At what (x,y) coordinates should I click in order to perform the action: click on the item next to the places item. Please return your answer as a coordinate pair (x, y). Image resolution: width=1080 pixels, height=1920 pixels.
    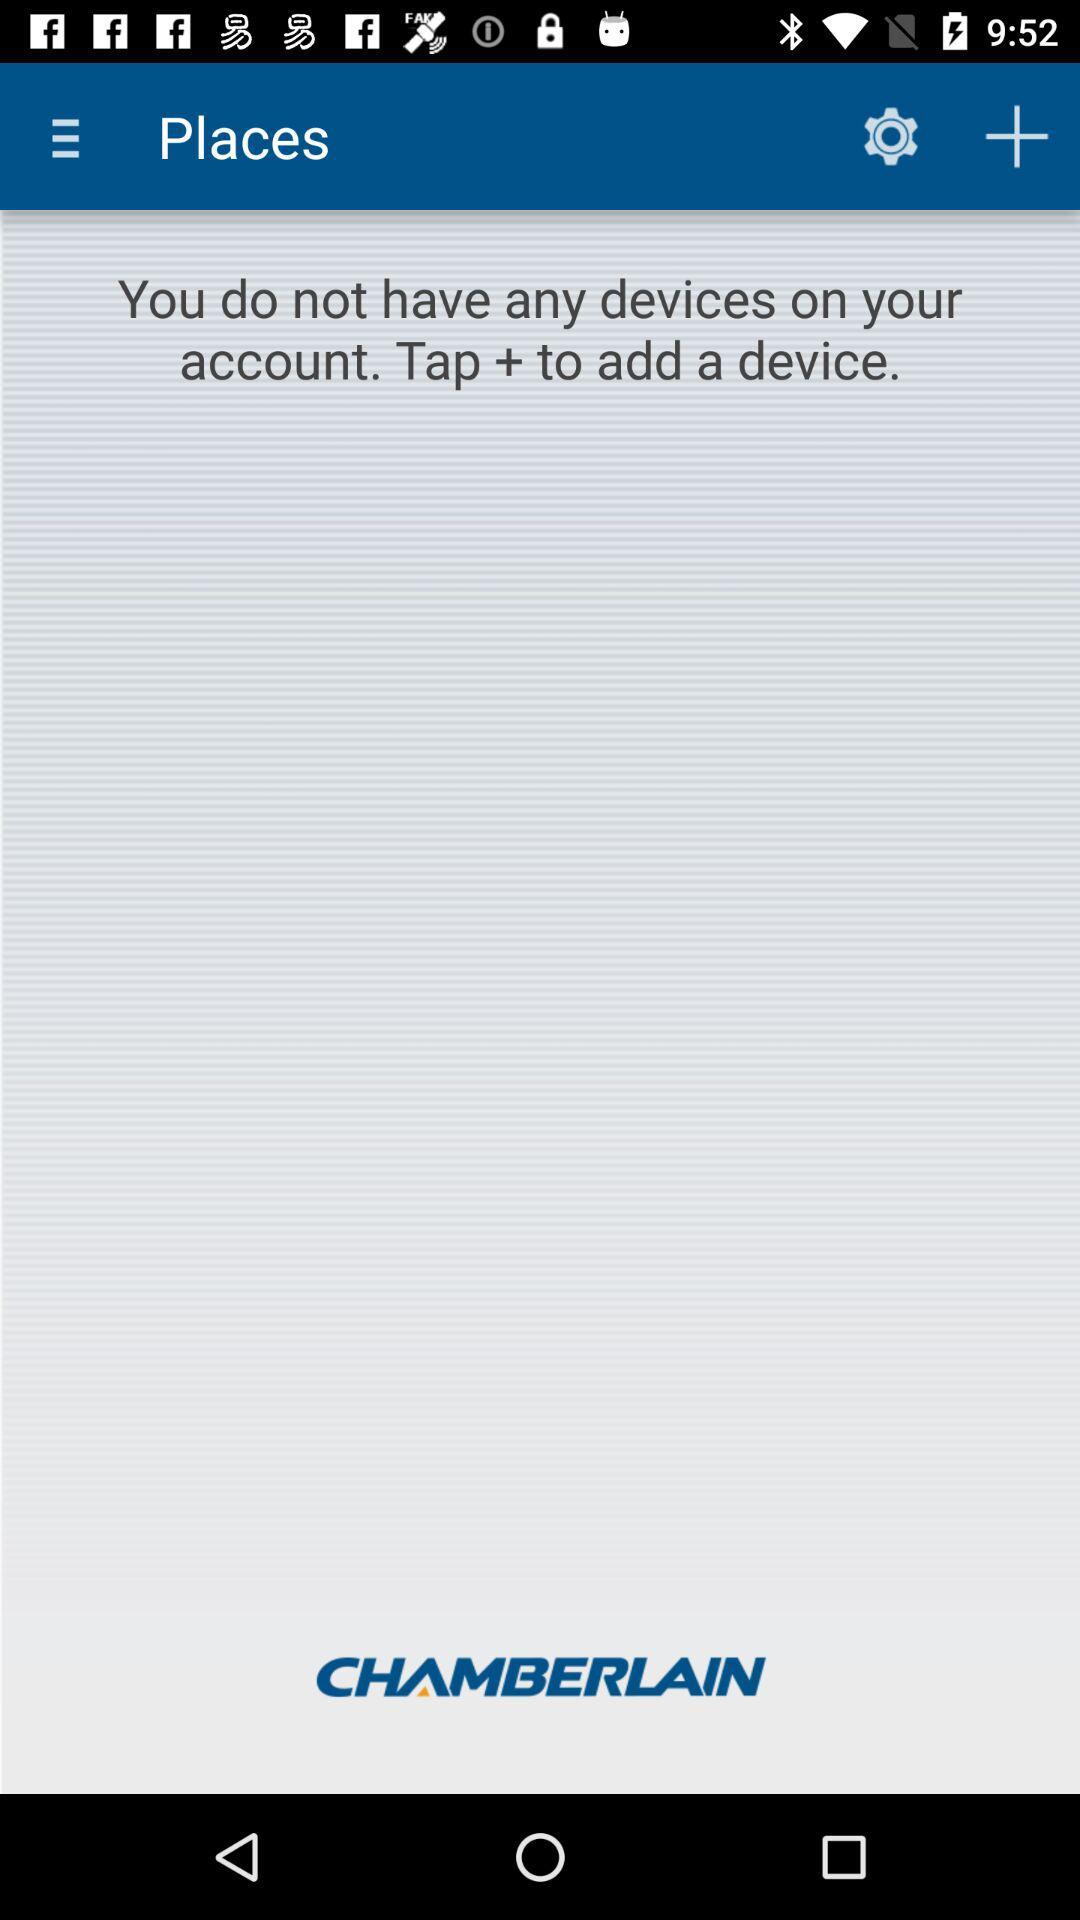
    Looking at the image, I should click on (890, 135).